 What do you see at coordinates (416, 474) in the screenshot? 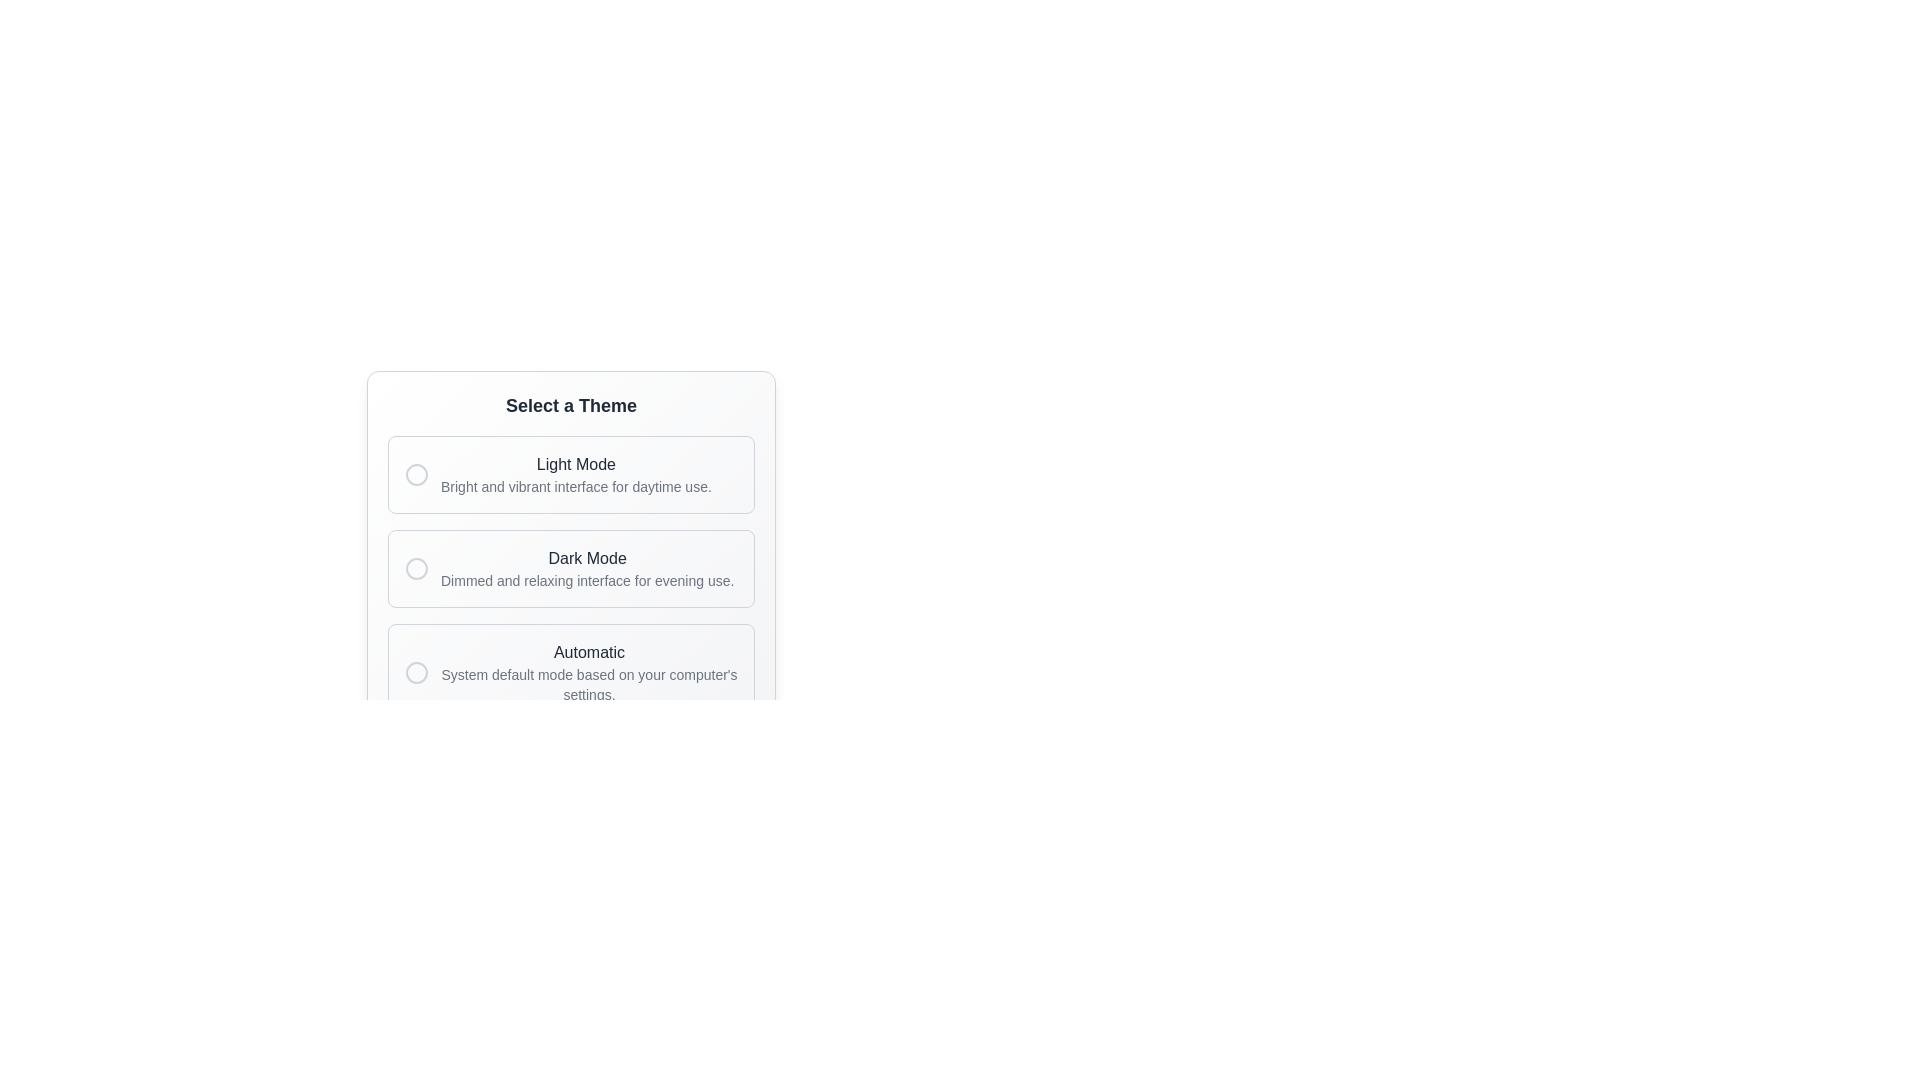
I see `the radio button` at bounding box center [416, 474].